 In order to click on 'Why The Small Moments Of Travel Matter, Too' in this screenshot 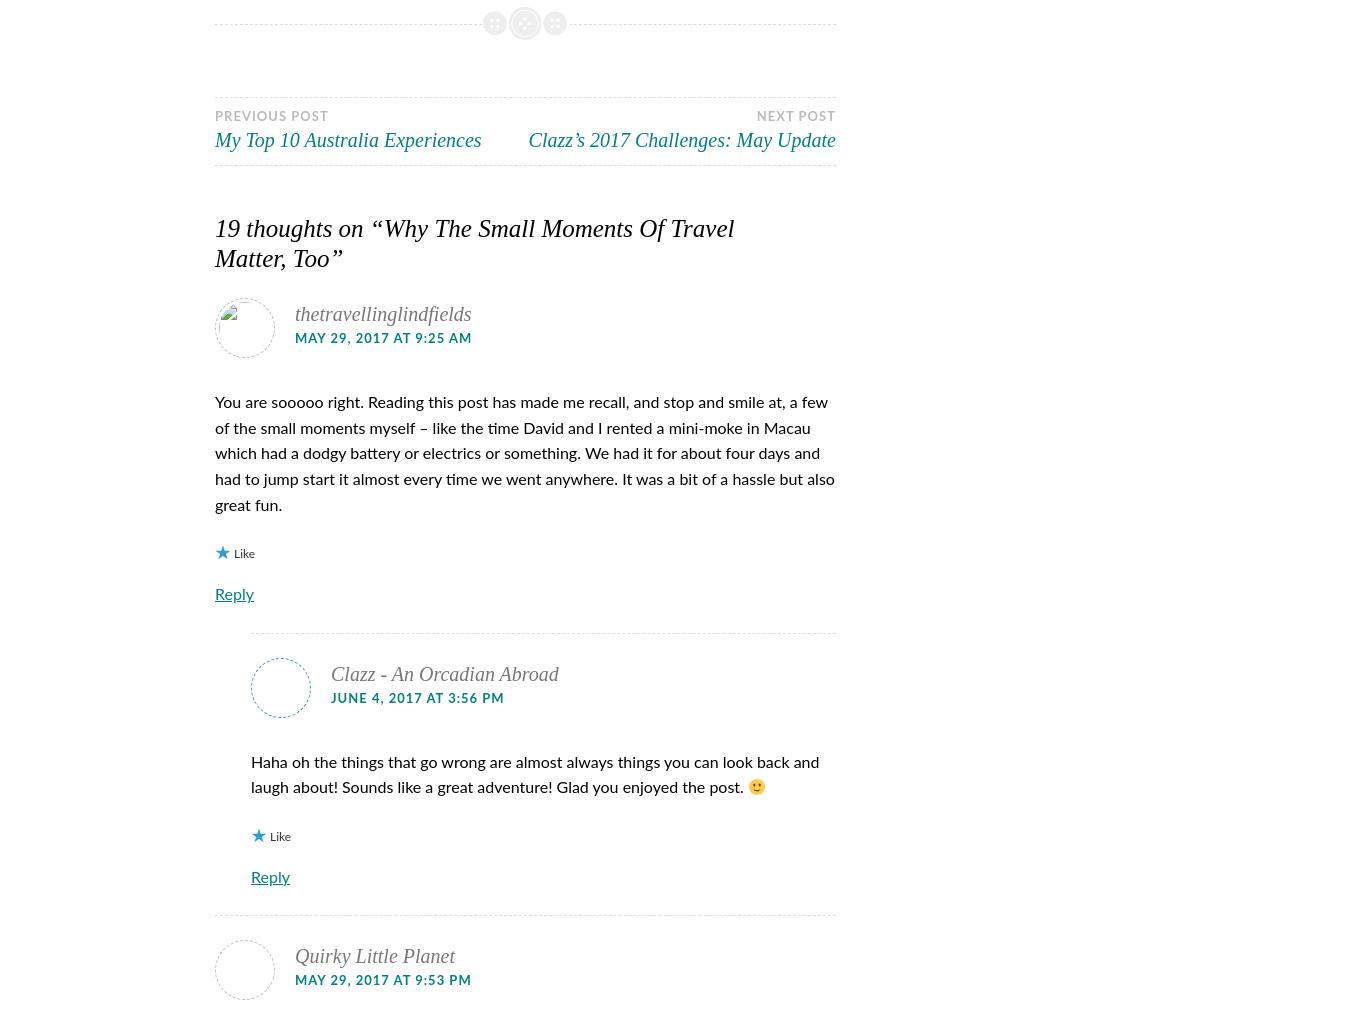, I will do `click(473, 243)`.